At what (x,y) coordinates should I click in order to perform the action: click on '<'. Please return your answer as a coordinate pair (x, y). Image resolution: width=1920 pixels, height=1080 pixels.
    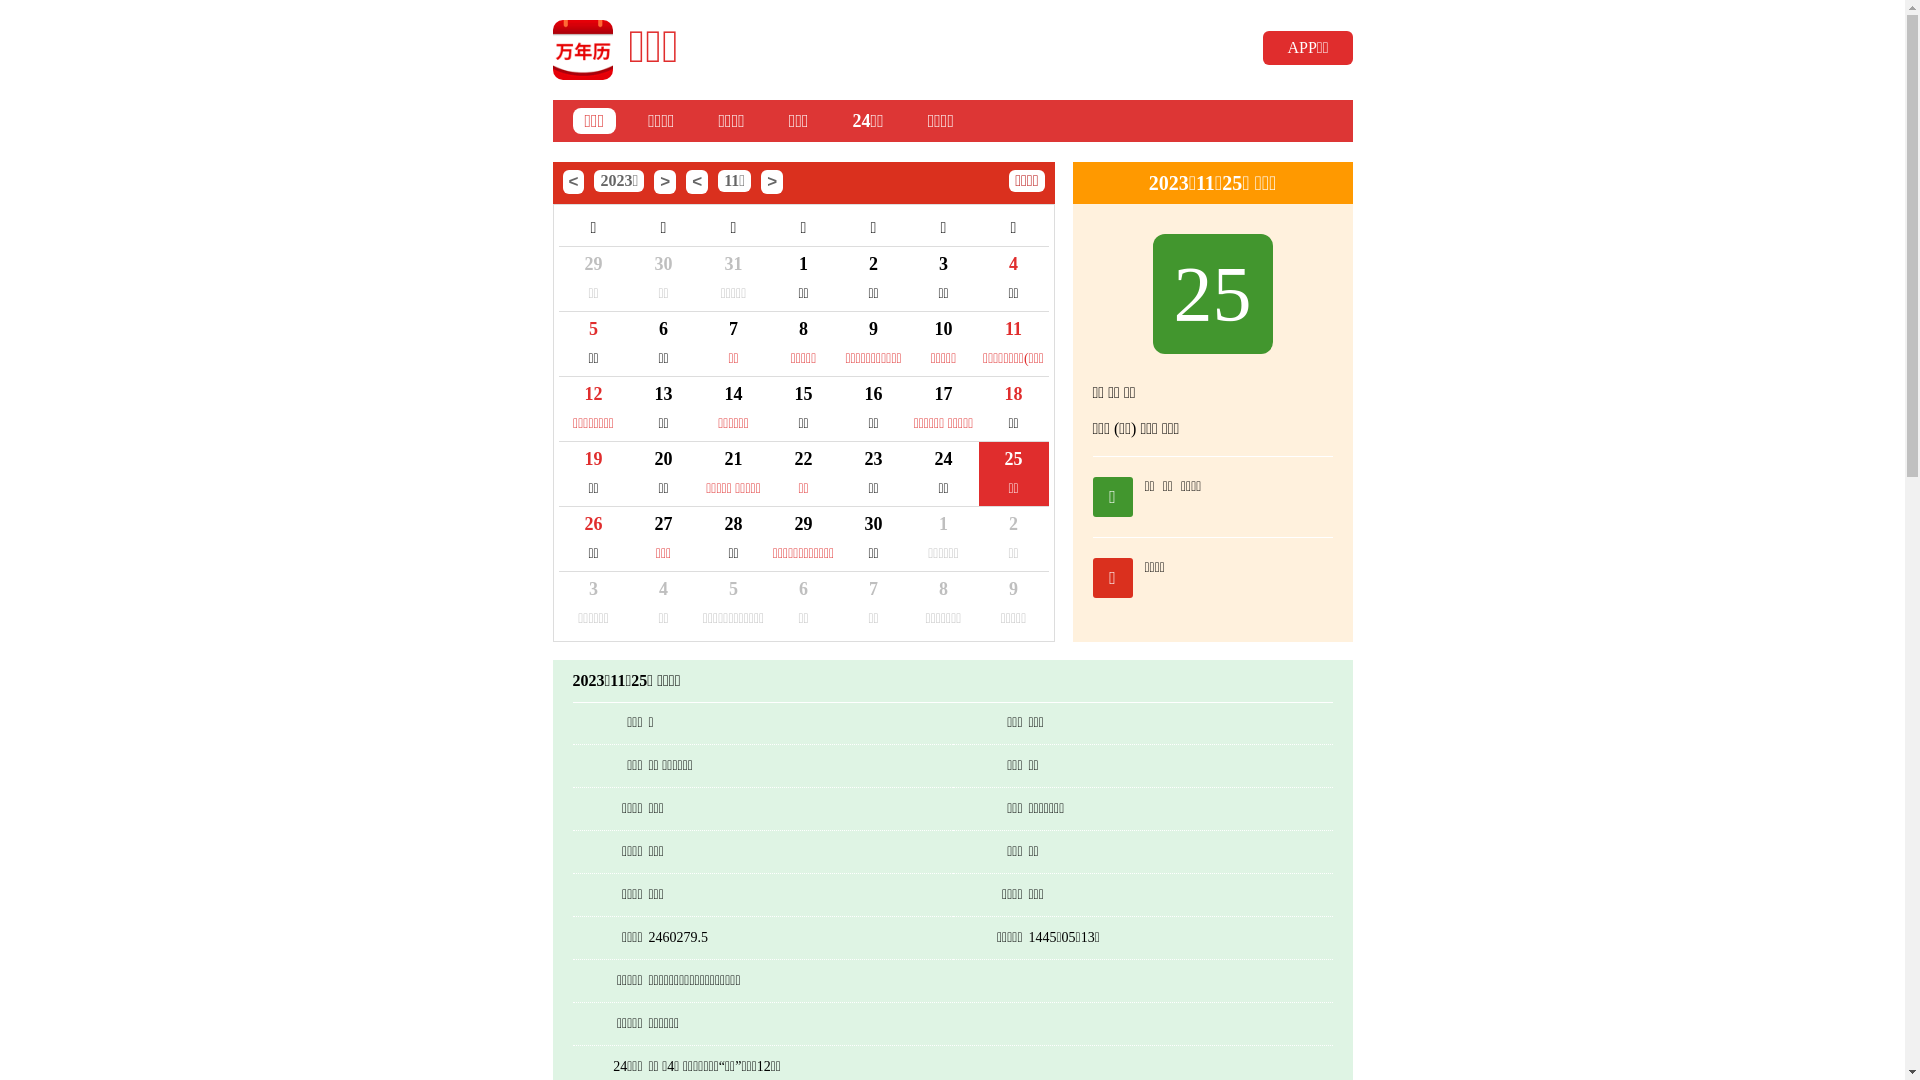
    Looking at the image, I should click on (571, 181).